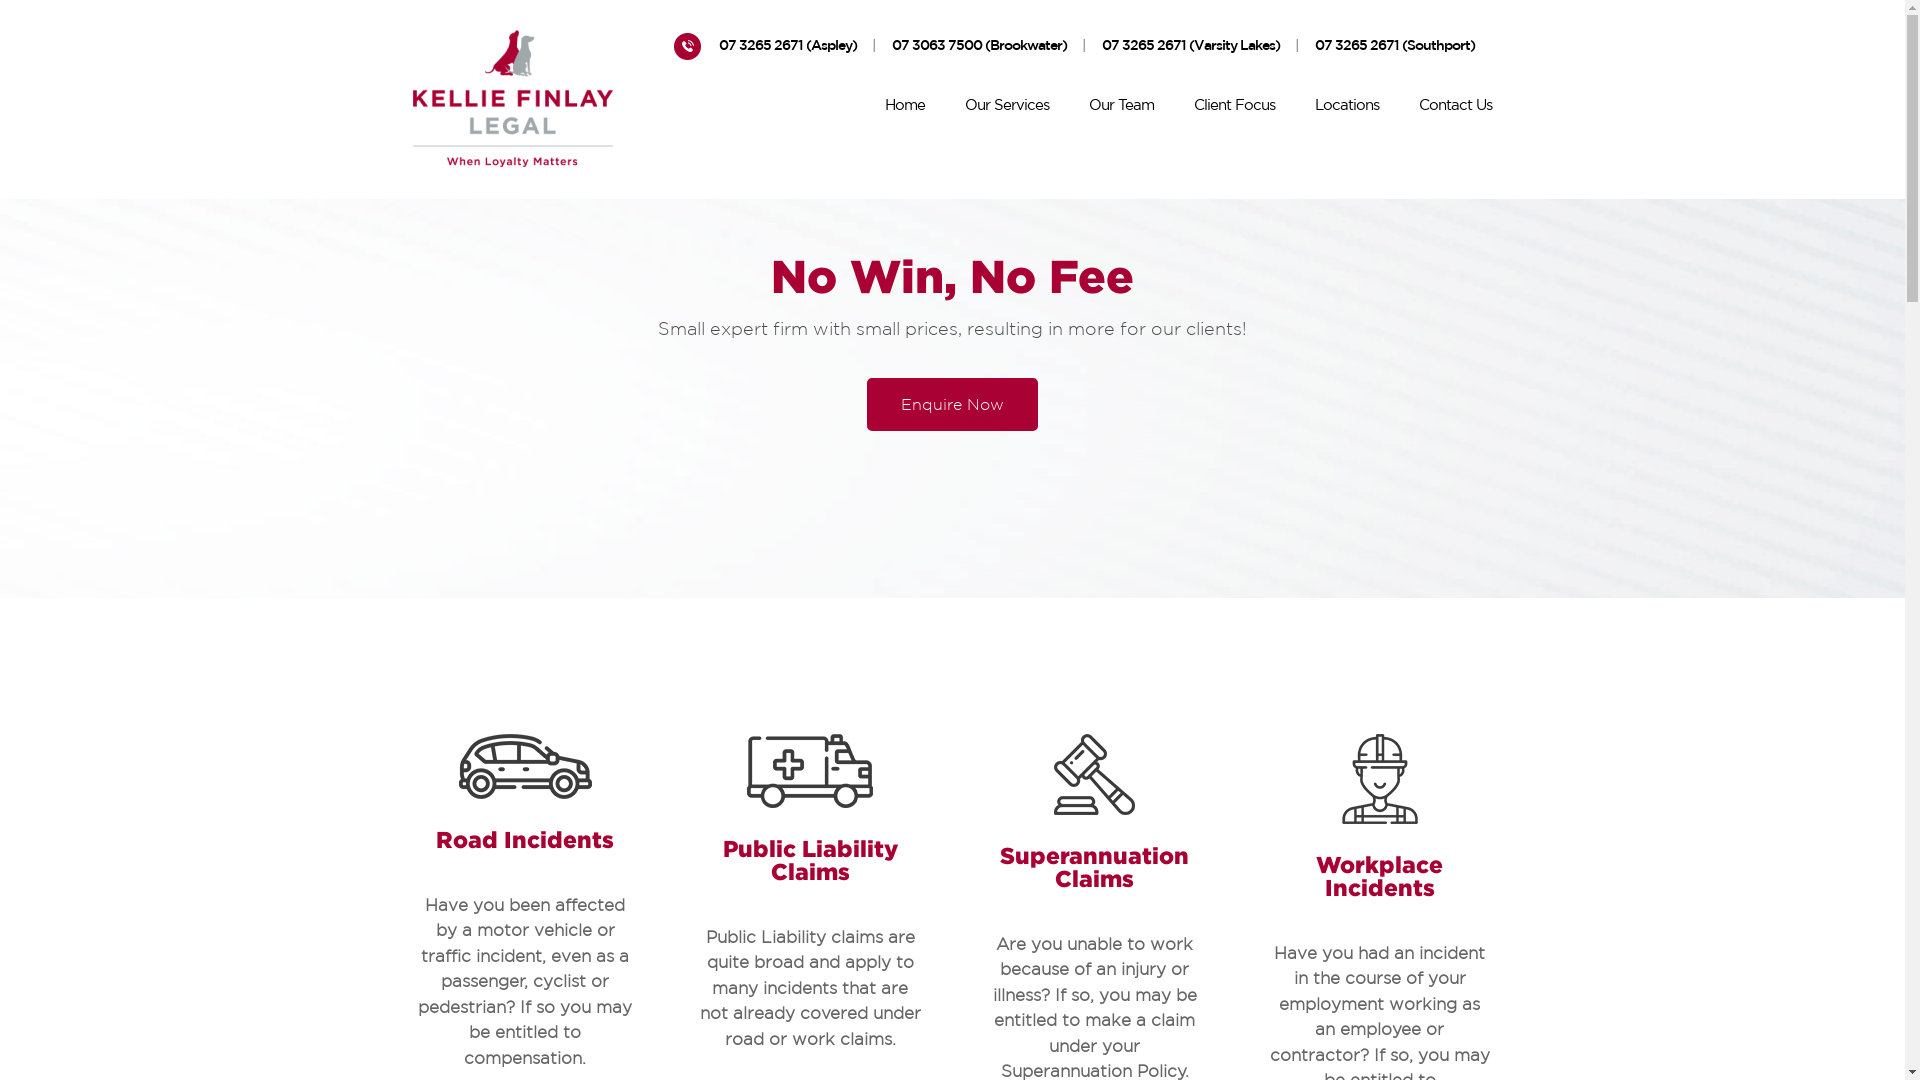 This screenshot has height=1080, width=1920. I want to click on 'Home', so click(904, 108).